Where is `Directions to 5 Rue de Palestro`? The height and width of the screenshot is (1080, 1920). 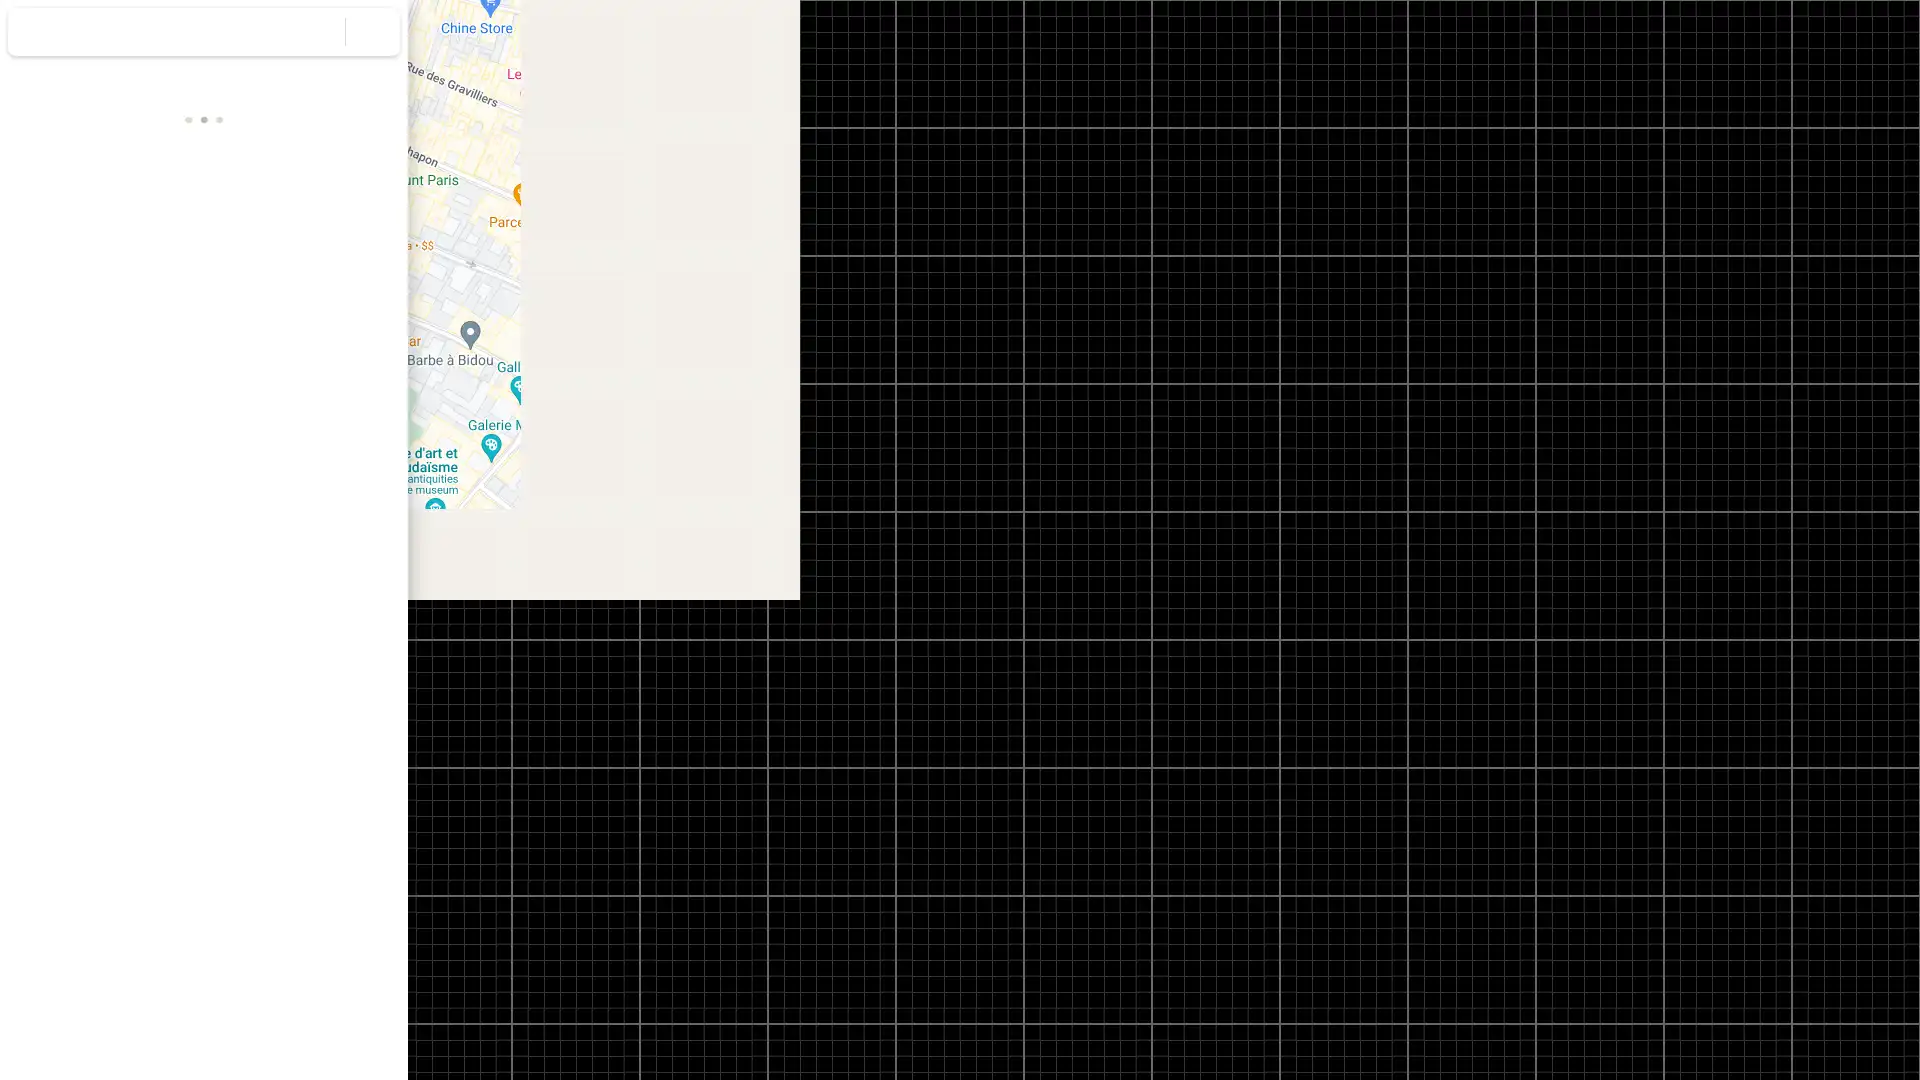
Directions to 5 Rue de Palestro is located at coordinates (57, 342).